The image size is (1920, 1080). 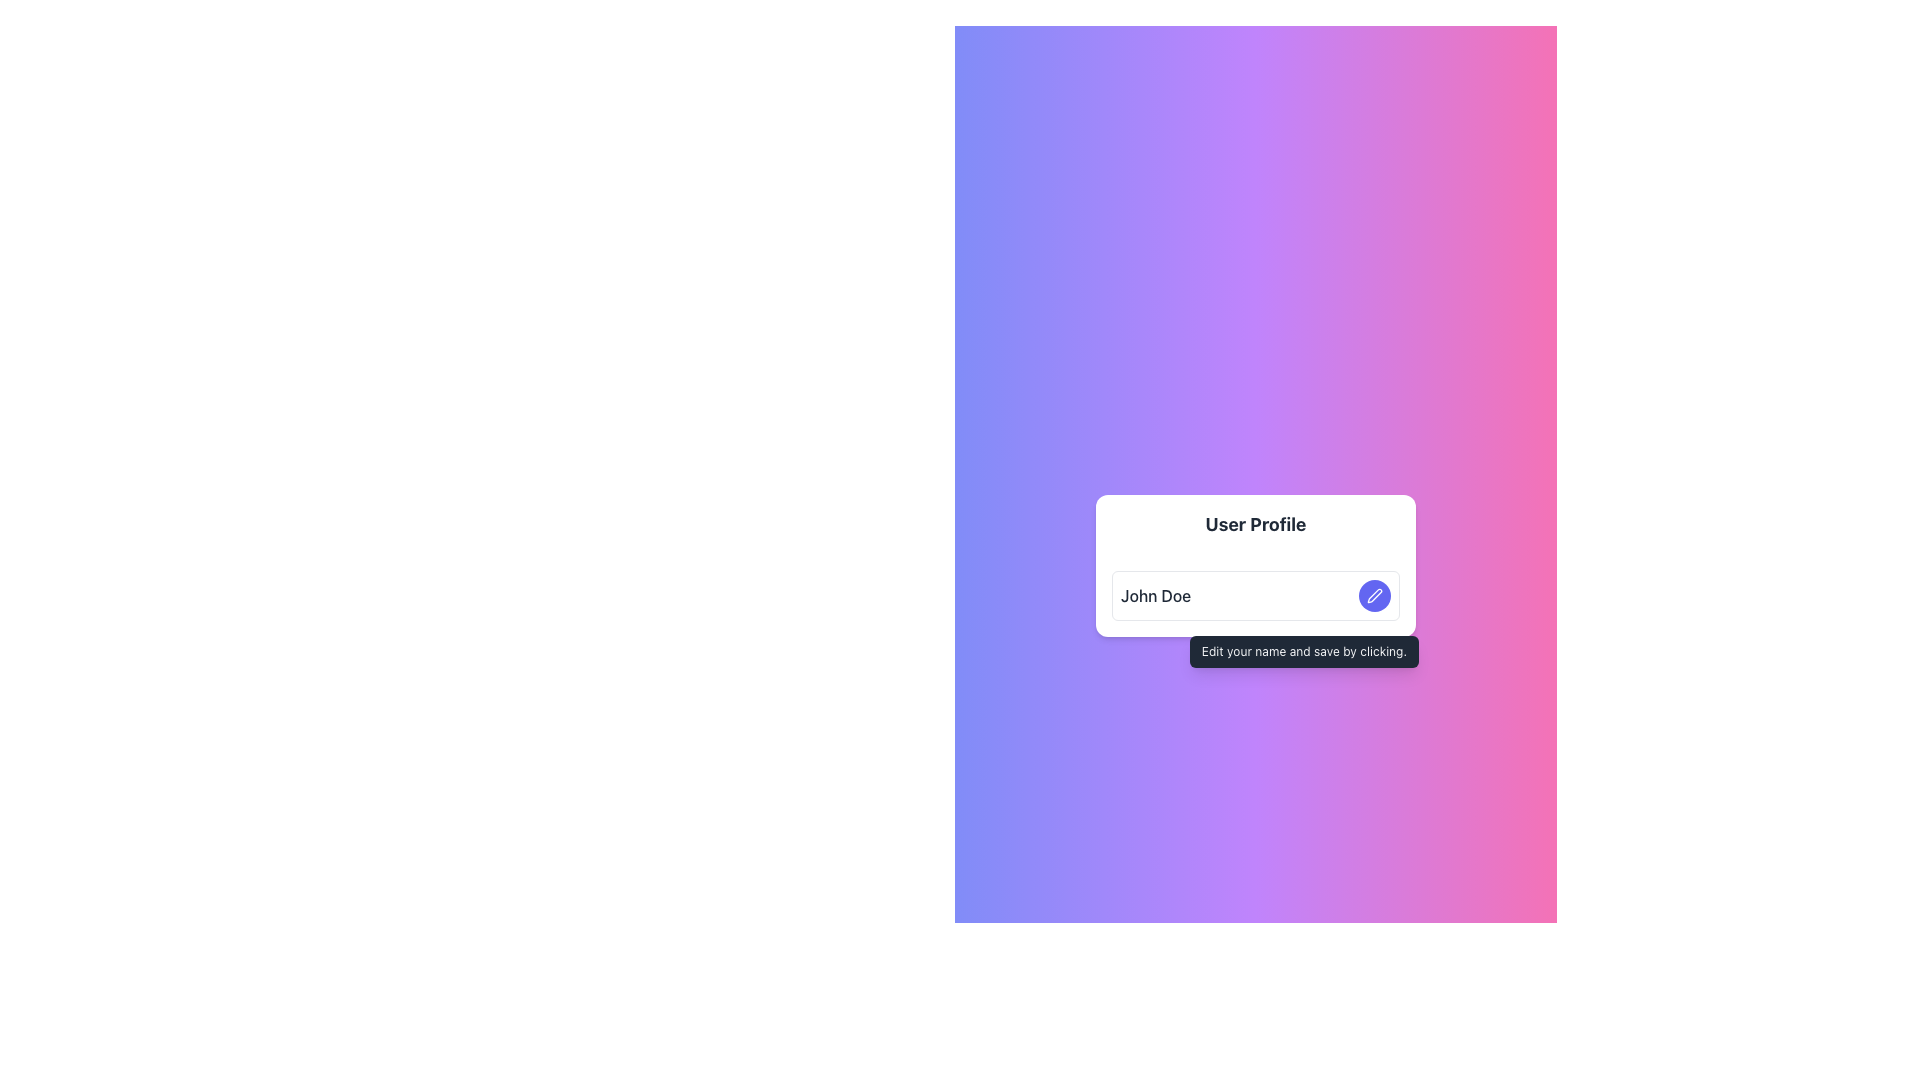 What do you see at coordinates (1304, 651) in the screenshot?
I see `text content of the Tooltip that provides contextual help related to the action above, positioned slightly to the right below the main content area` at bounding box center [1304, 651].